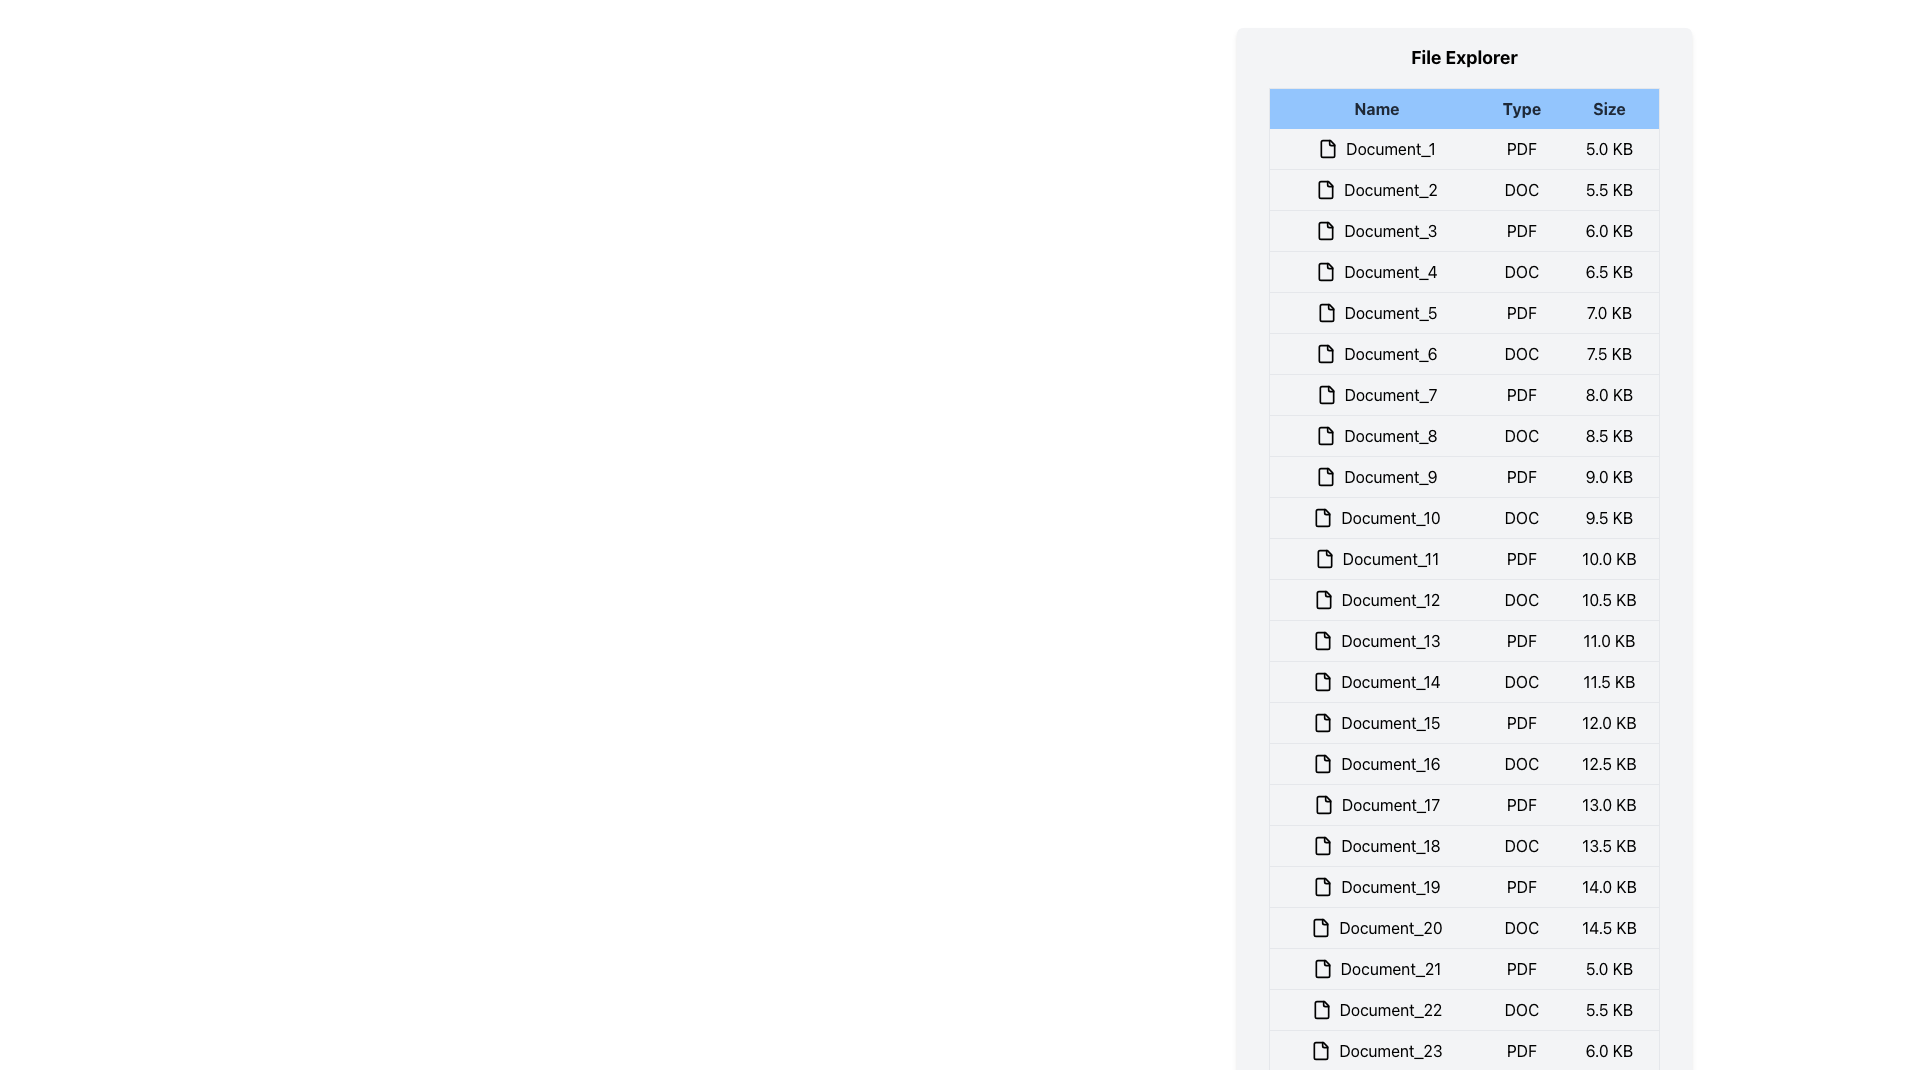  Describe the element at coordinates (1323, 516) in the screenshot. I see `the graphical icon representing a document file, located at the beginning of the 10th row in the file explorer, next to the label 'Document_10'` at that location.